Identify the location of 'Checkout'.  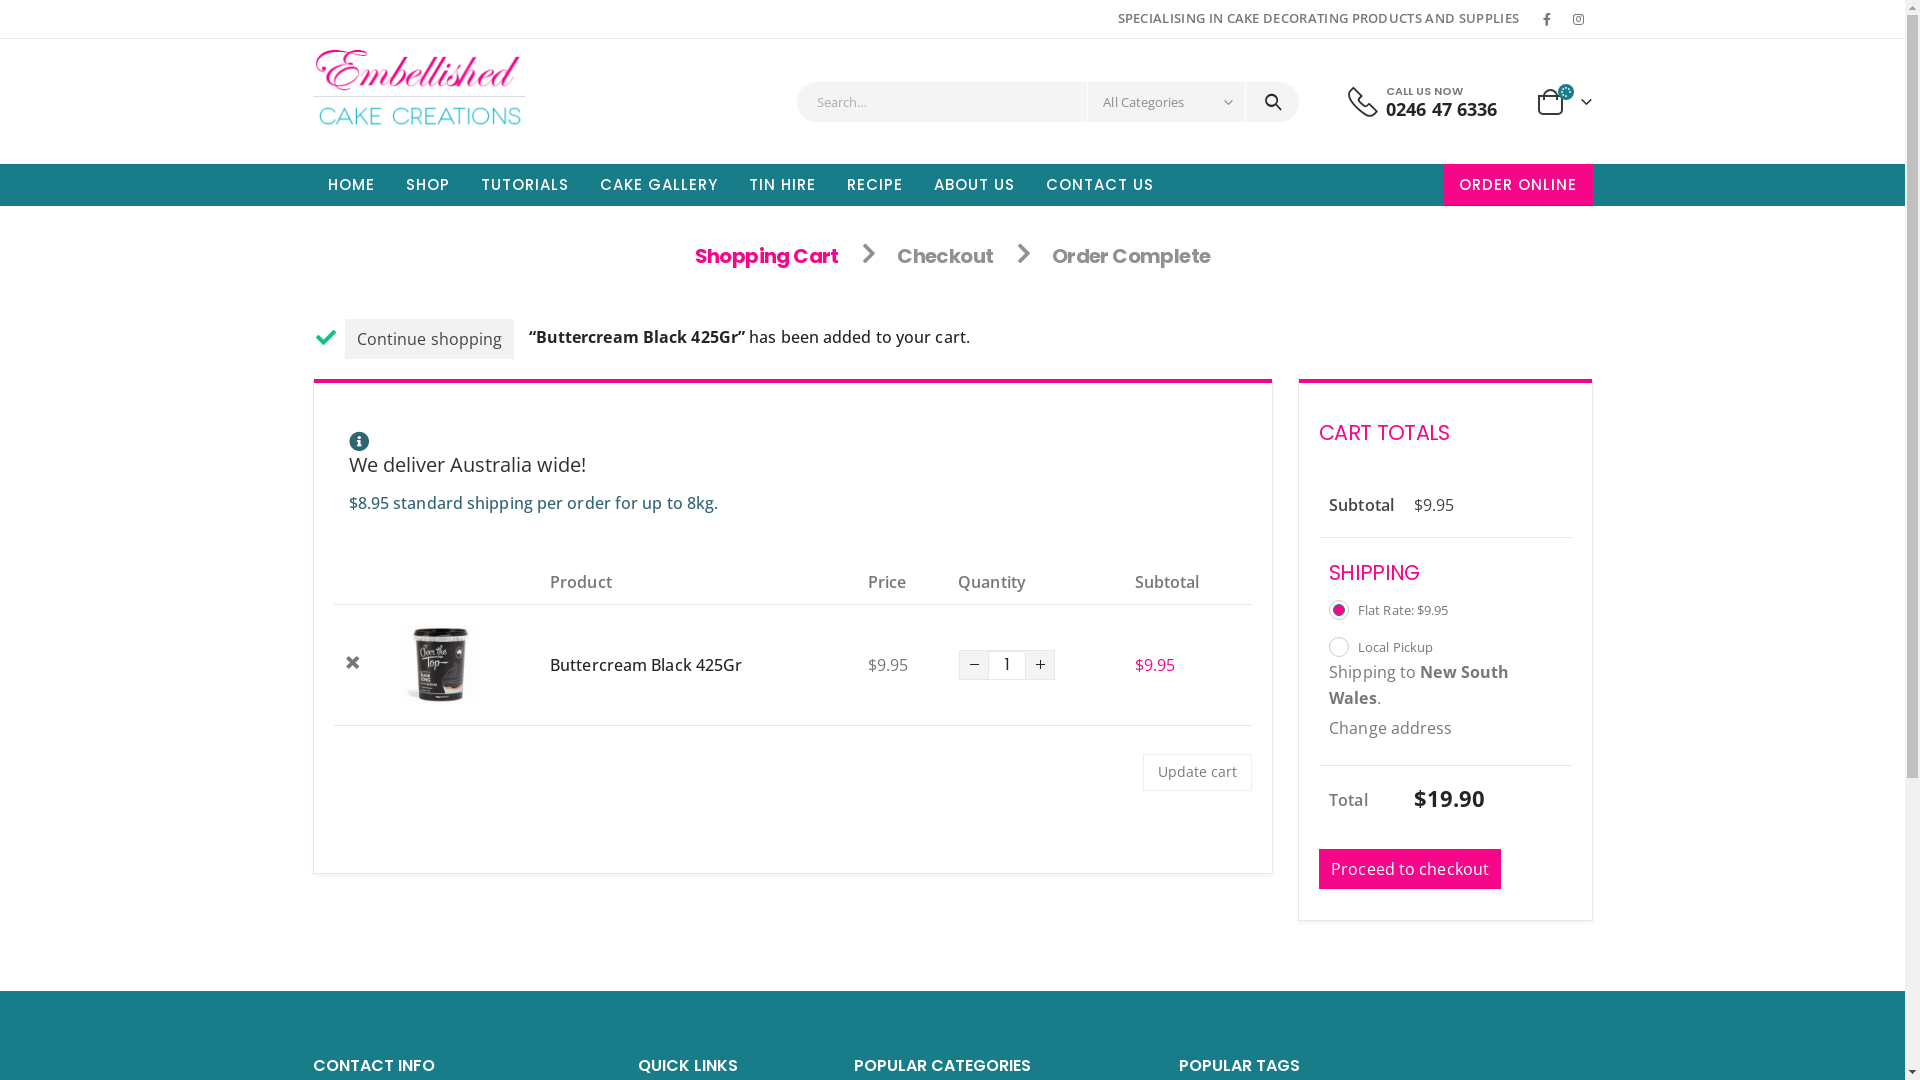
(944, 254).